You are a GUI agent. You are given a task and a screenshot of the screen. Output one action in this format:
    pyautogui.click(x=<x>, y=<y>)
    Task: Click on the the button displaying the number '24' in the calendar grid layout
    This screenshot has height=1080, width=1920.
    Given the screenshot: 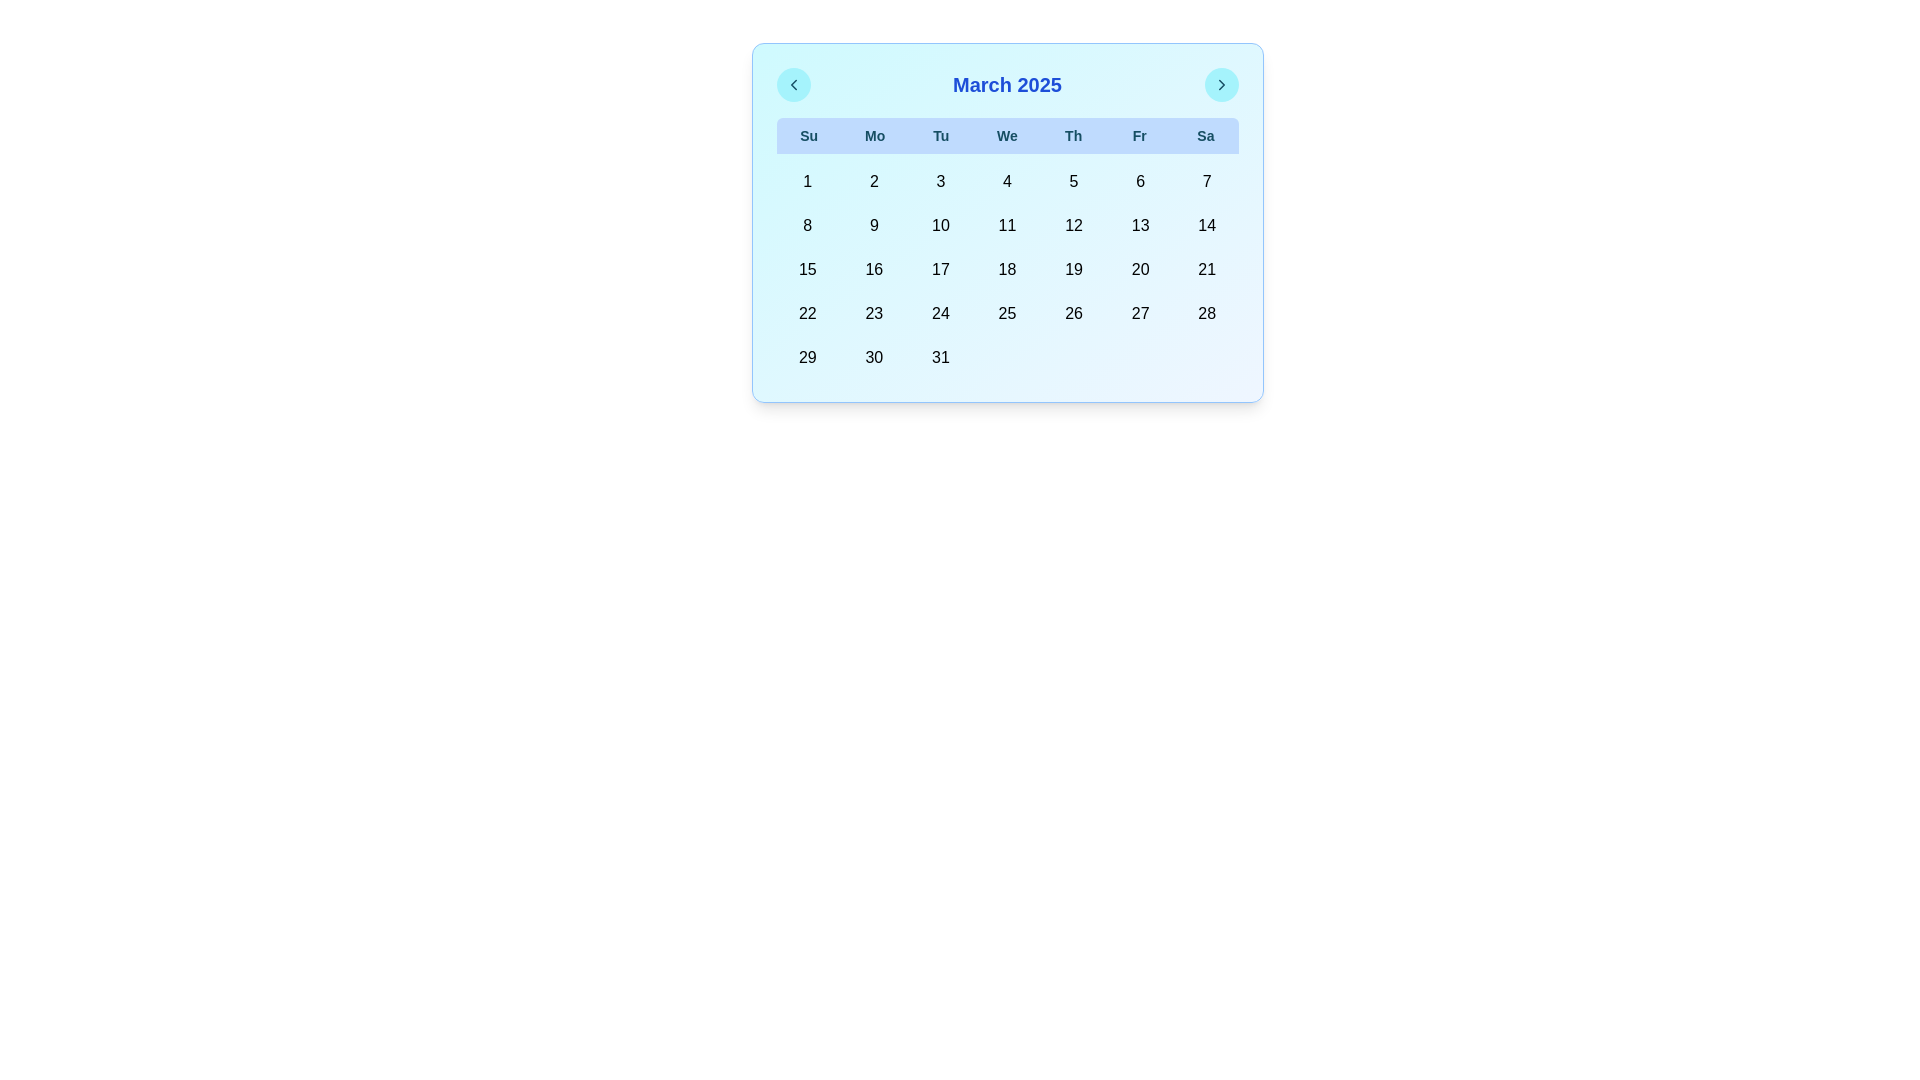 What is the action you would take?
    pyautogui.click(x=939, y=313)
    